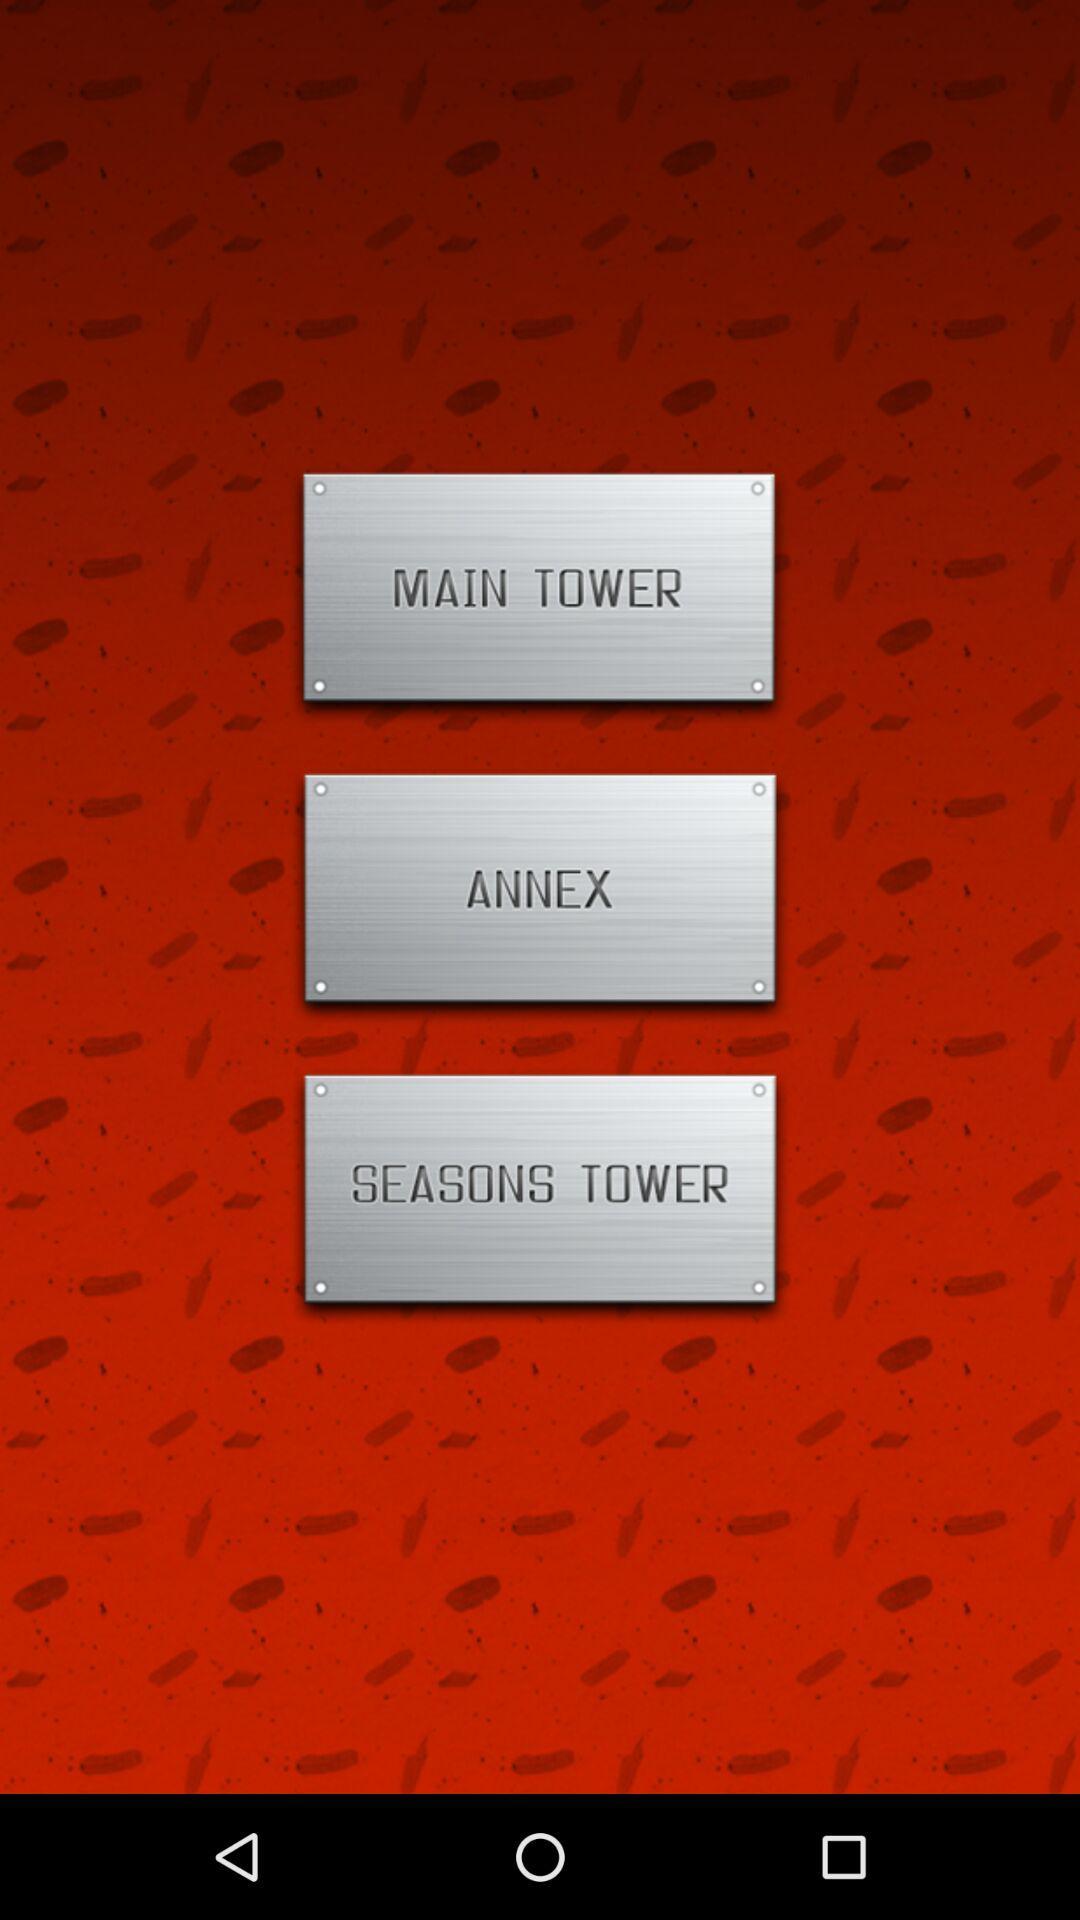  What do you see at coordinates (540, 595) in the screenshot?
I see `main tower button` at bounding box center [540, 595].